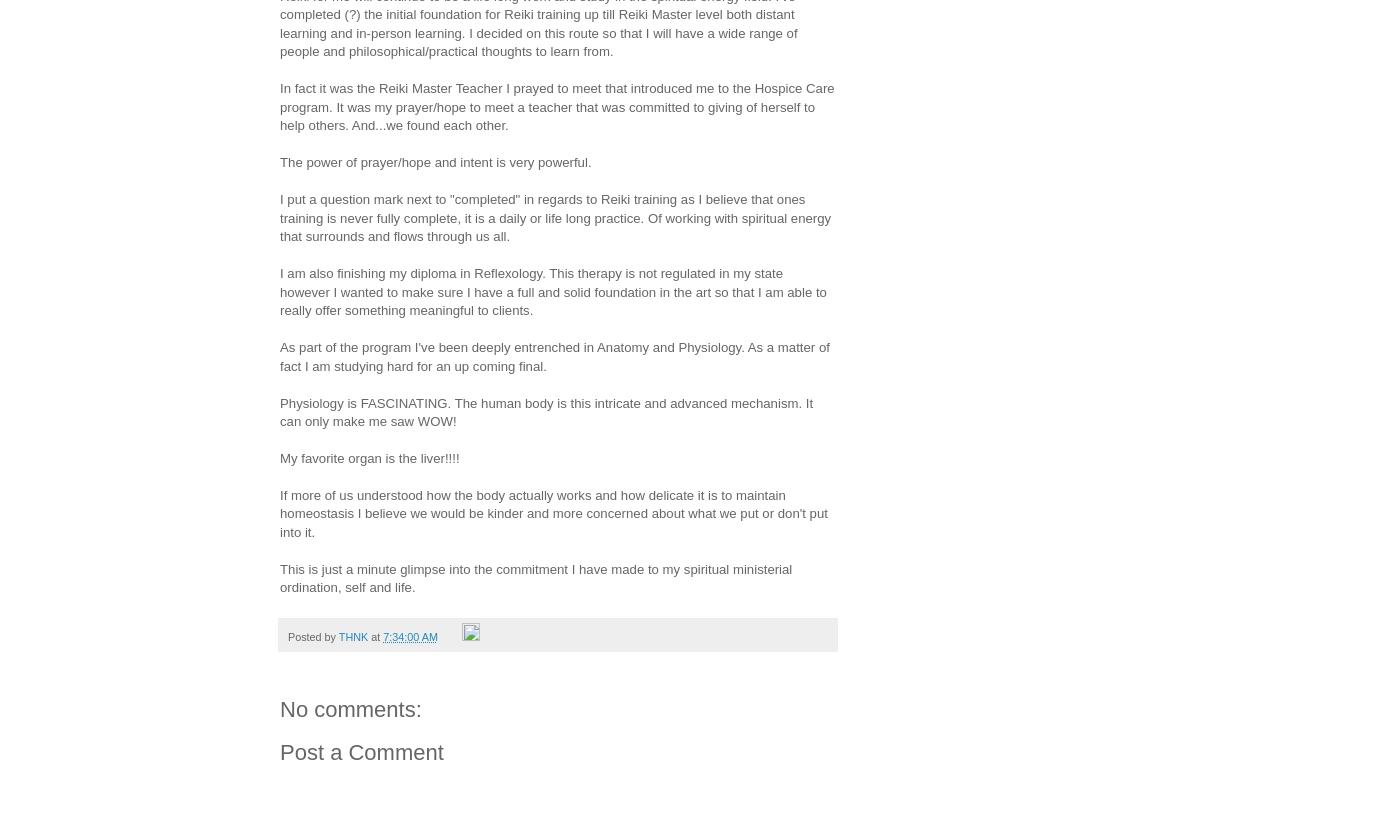 This screenshot has width=1374, height=834. I want to click on 'Physiology is FASCINATING. The human body is this intricate and advanced mechanism. It can only make me saw WOW!', so click(546, 410).